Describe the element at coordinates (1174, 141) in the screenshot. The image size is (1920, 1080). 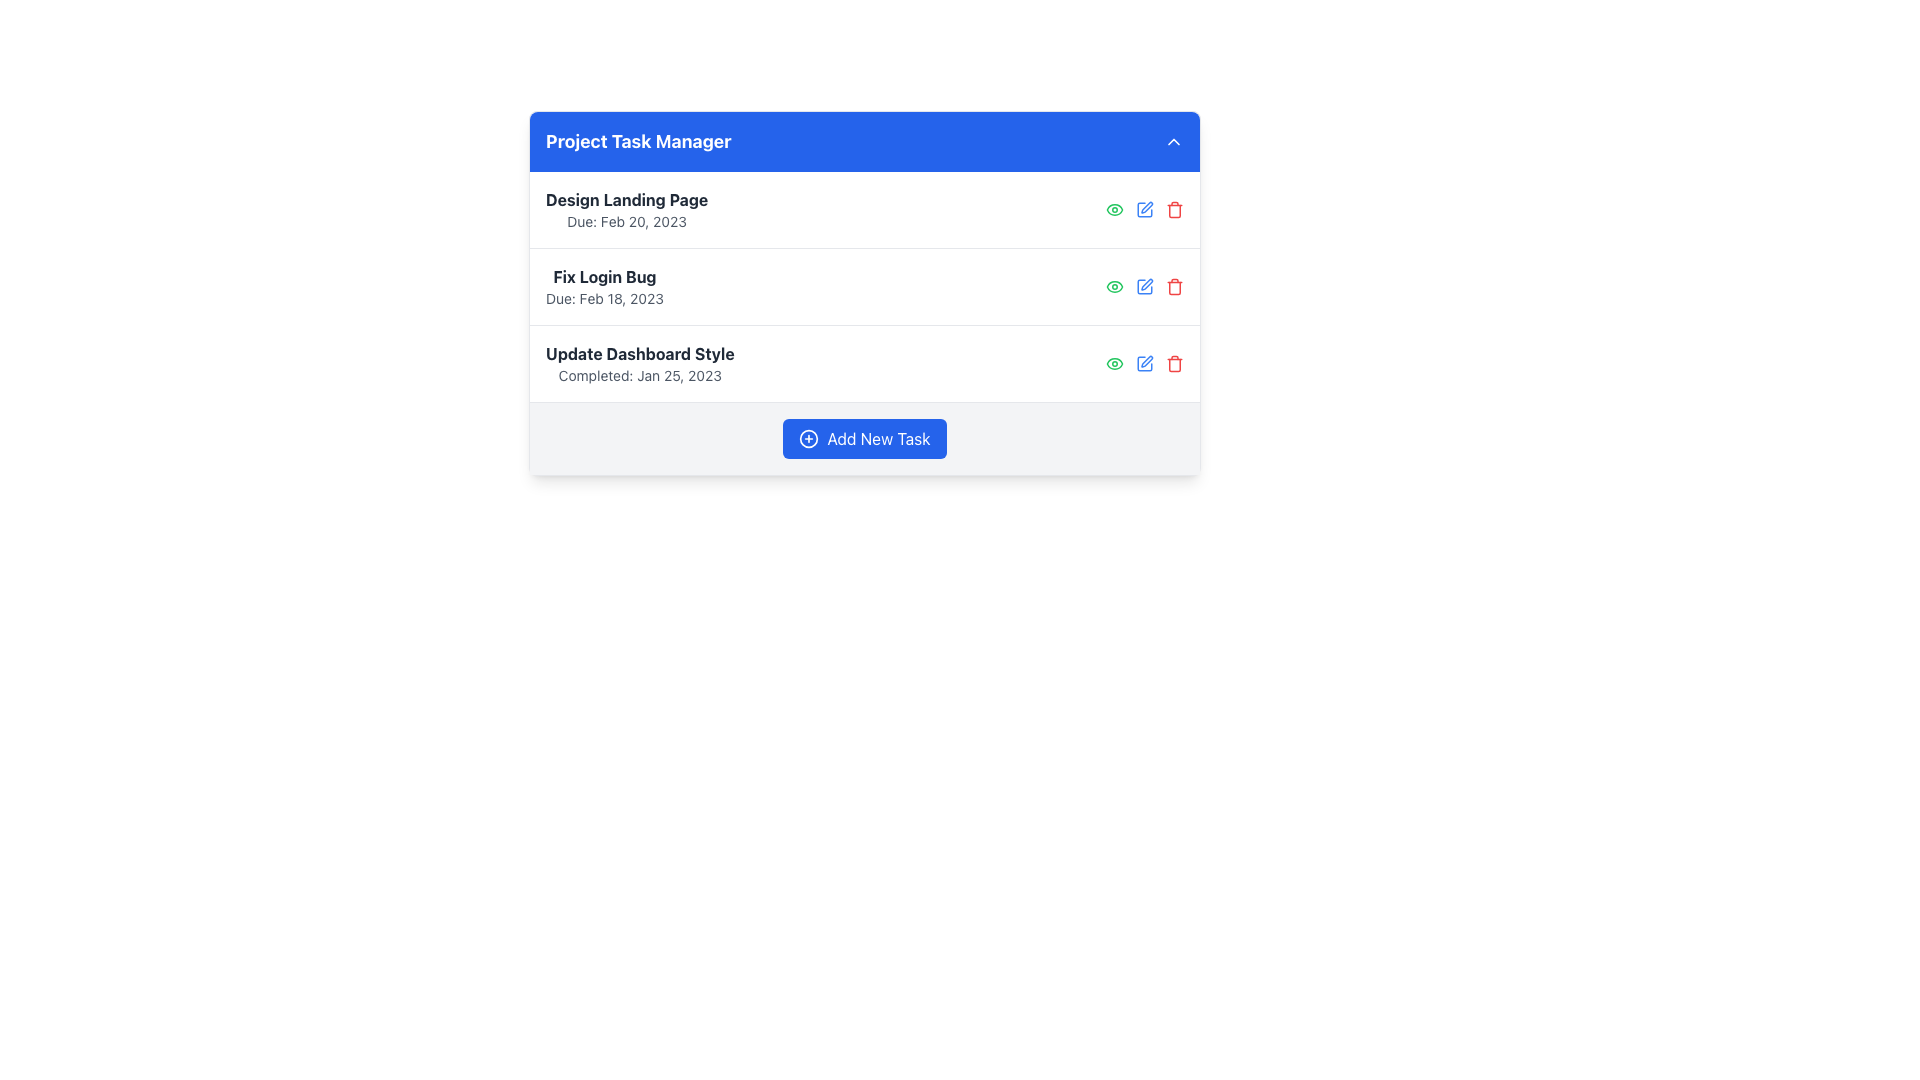
I see `the collapse or close button located in the top-right corner of the blue header labeled 'Project Task Manager'` at that location.